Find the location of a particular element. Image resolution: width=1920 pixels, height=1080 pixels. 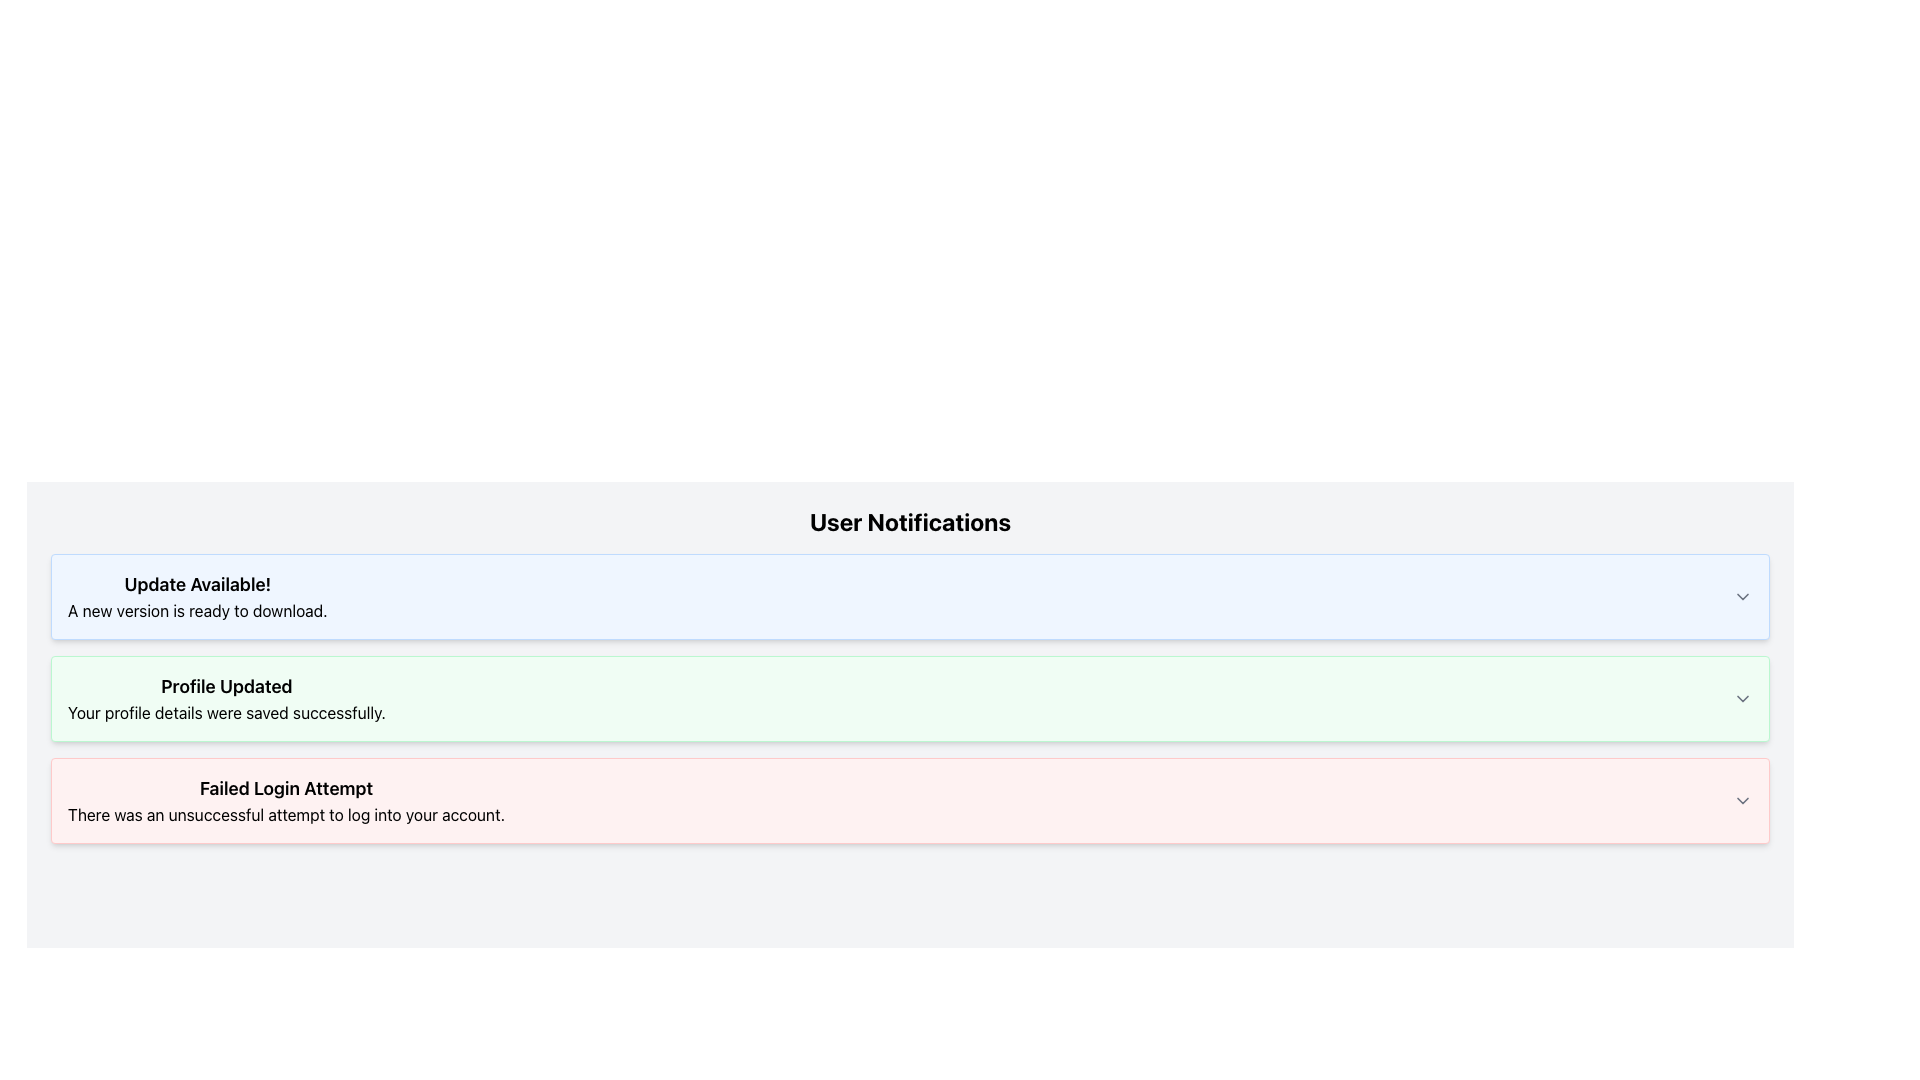

the Dropdown toggle icon, which is a small gray chevron-shaped icon resembling a downward-pointing arrow, located at the far right of the 'Update Available! A new version is ready to download.' notification panel is located at coordinates (1741, 596).